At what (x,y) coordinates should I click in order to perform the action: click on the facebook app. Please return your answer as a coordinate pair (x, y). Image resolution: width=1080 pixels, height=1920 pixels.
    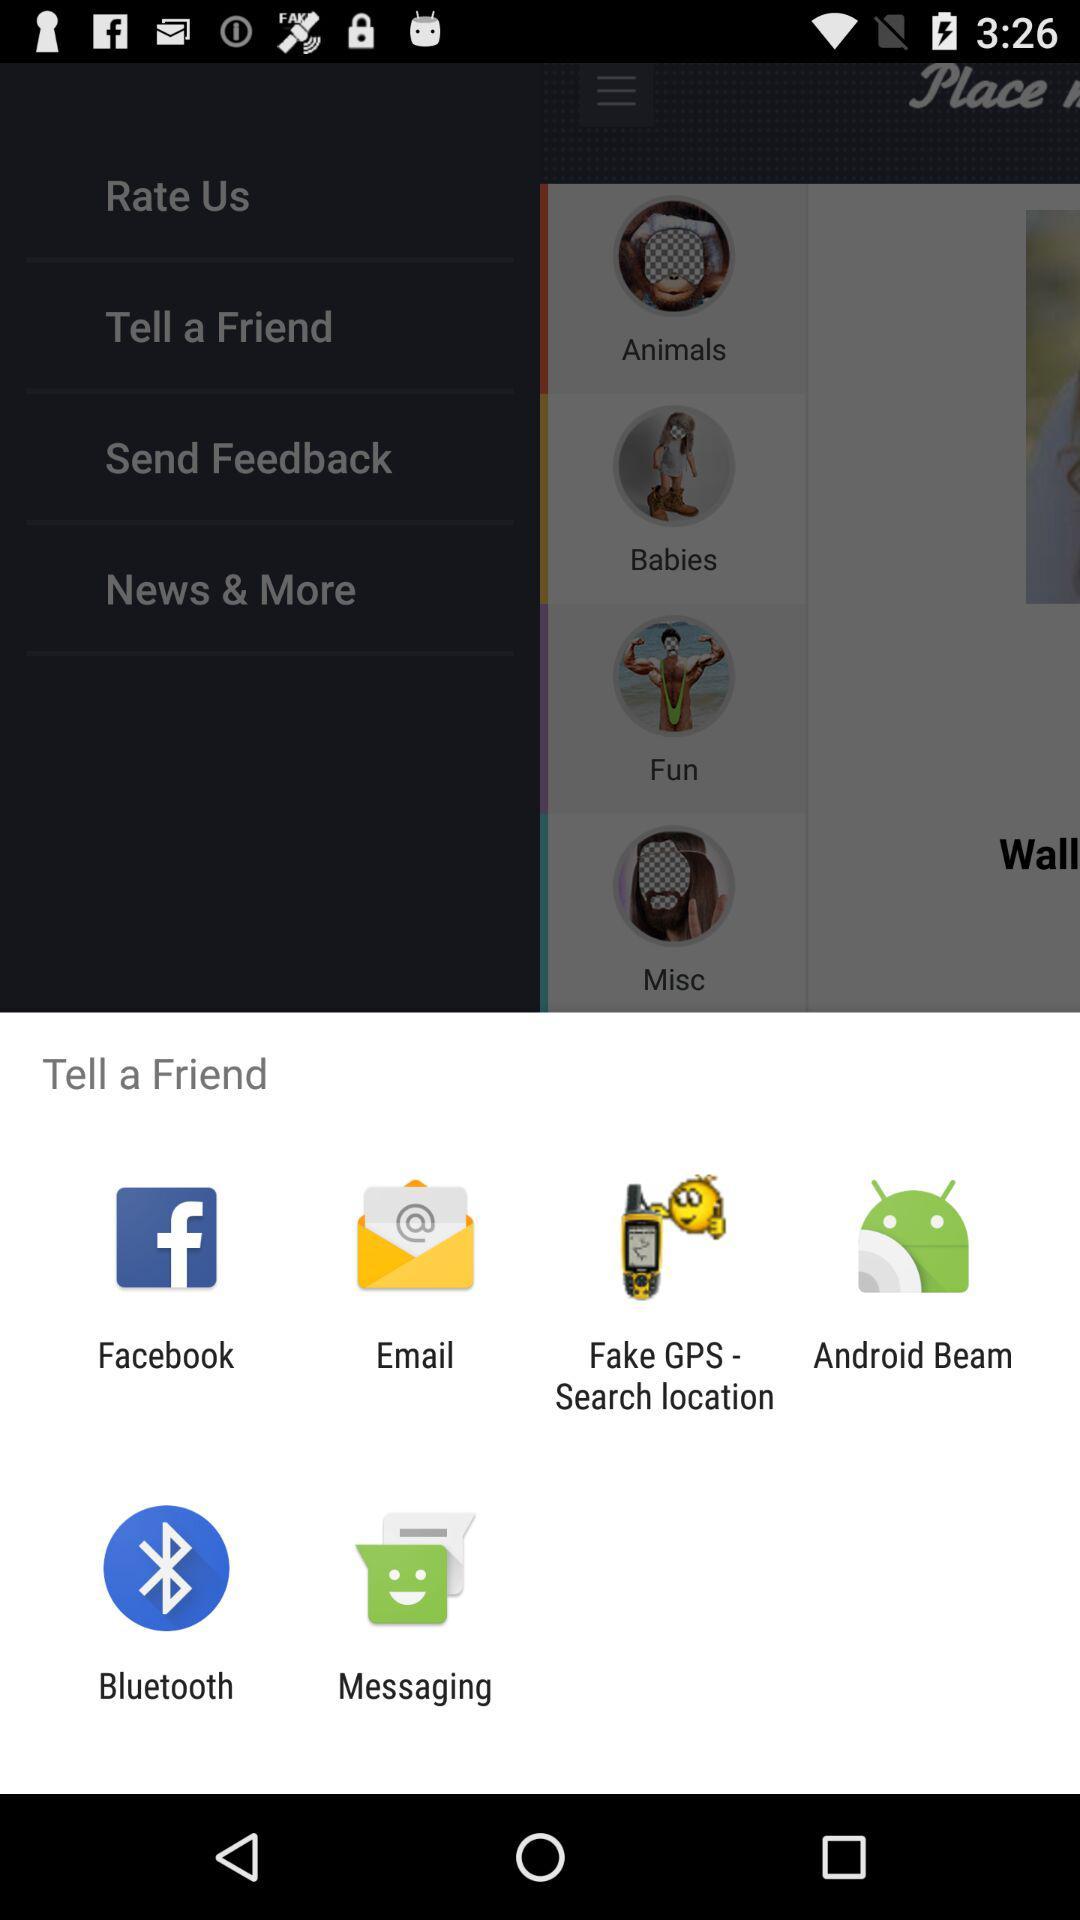
    Looking at the image, I should click on (165, 1374).